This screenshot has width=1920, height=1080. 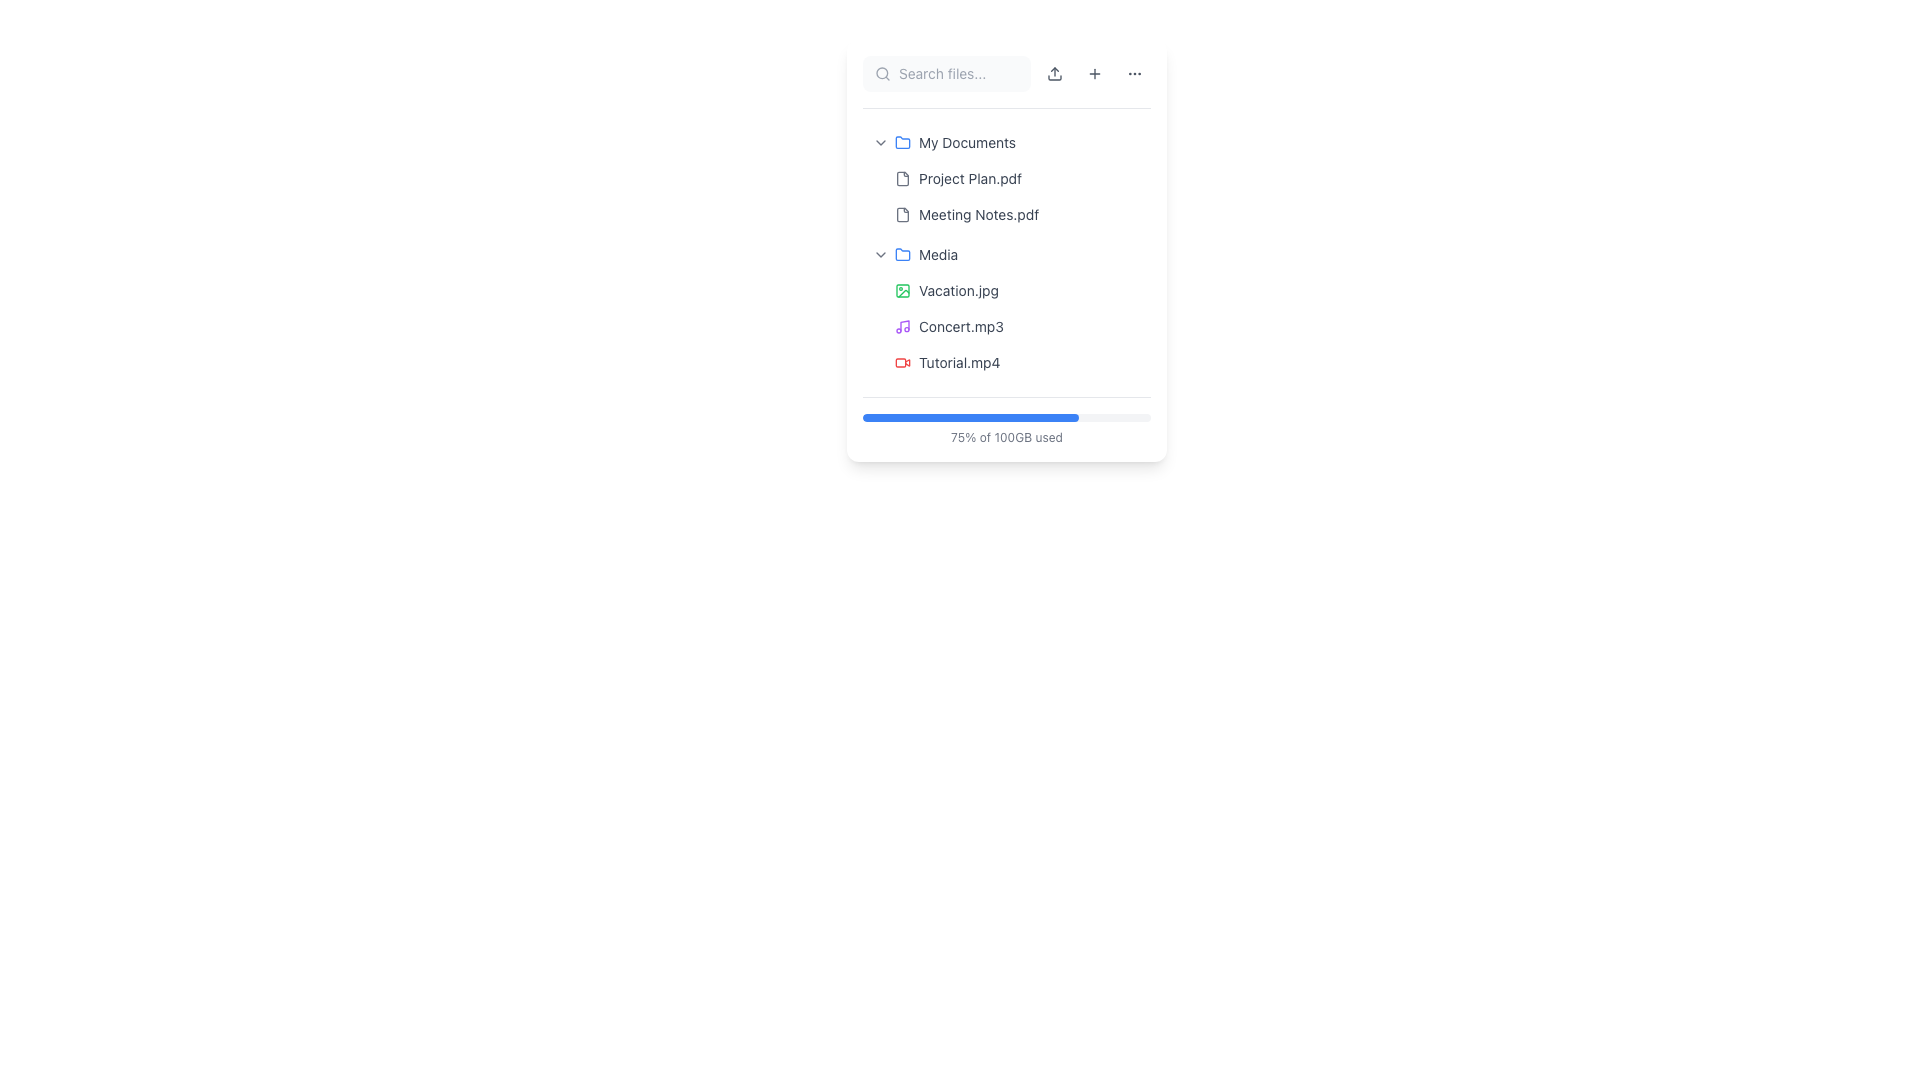 What do you see at coordinates (901, 141) in the screenshot?
I see `the folder icon located within the 'My Documents' menu group, positioned to the left of the label text and to the right of a chevron-down arrow icon` at bounding box center [901, 141].